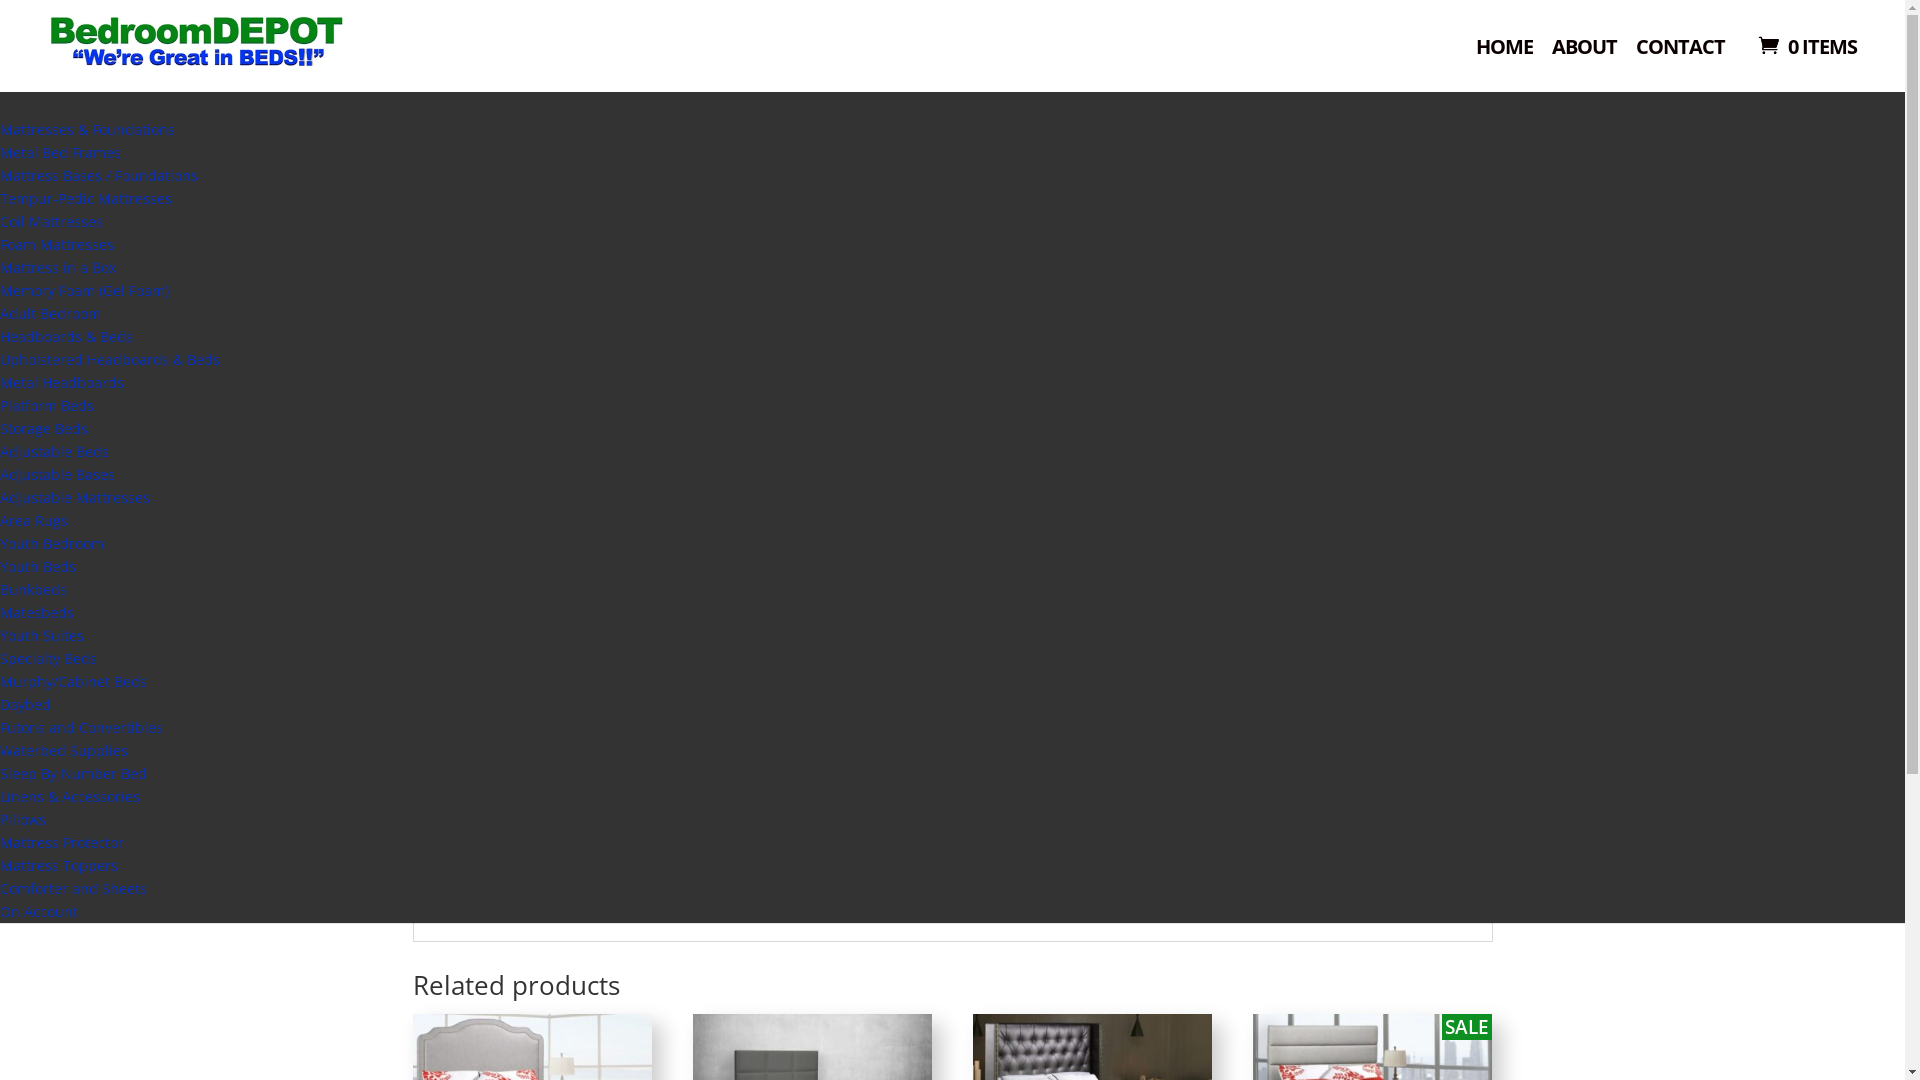 Image resolution: width=1920 pixels, height=1080 pixels. I want to click on 'Memory Foam (Gel Foam)', so click(83, 290).